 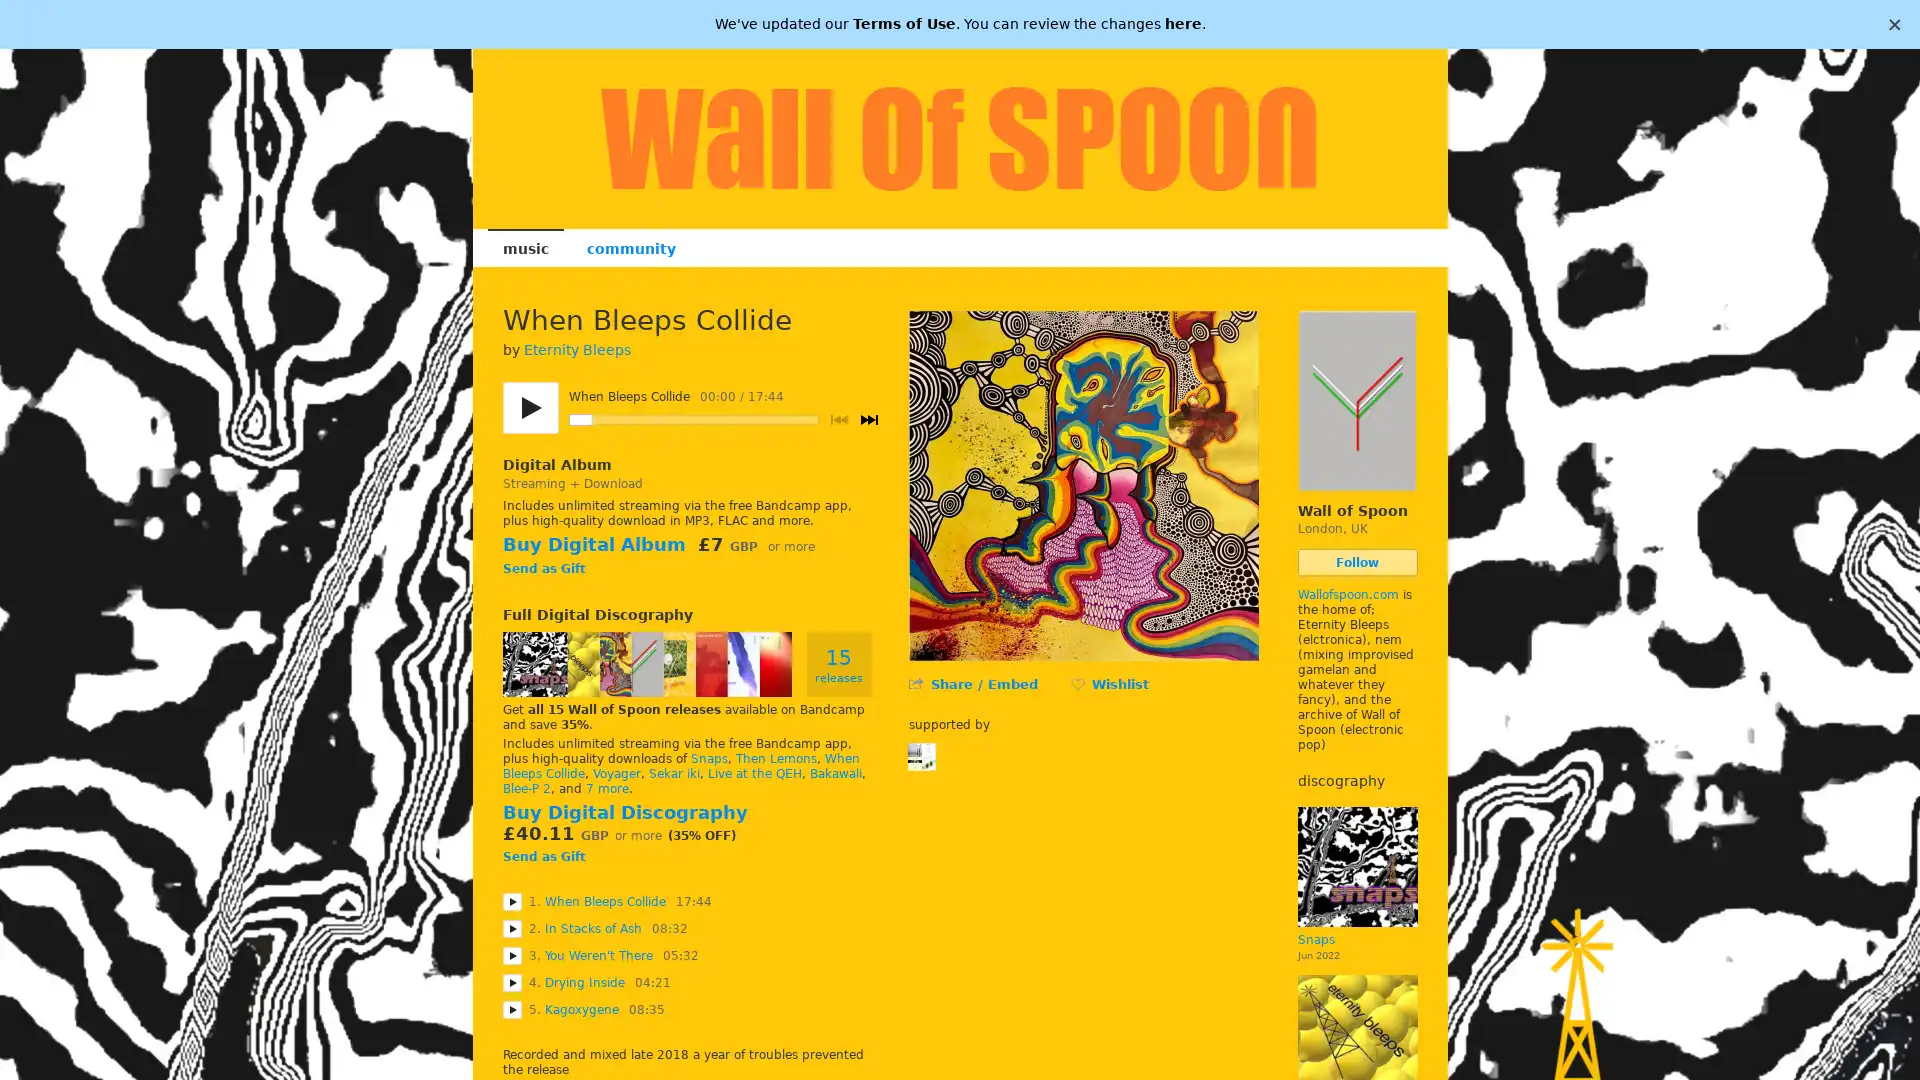 What do you see at coordinates (556, 465) in the screenshot?
I see `Digital Album` at bounding box center [556, 465].